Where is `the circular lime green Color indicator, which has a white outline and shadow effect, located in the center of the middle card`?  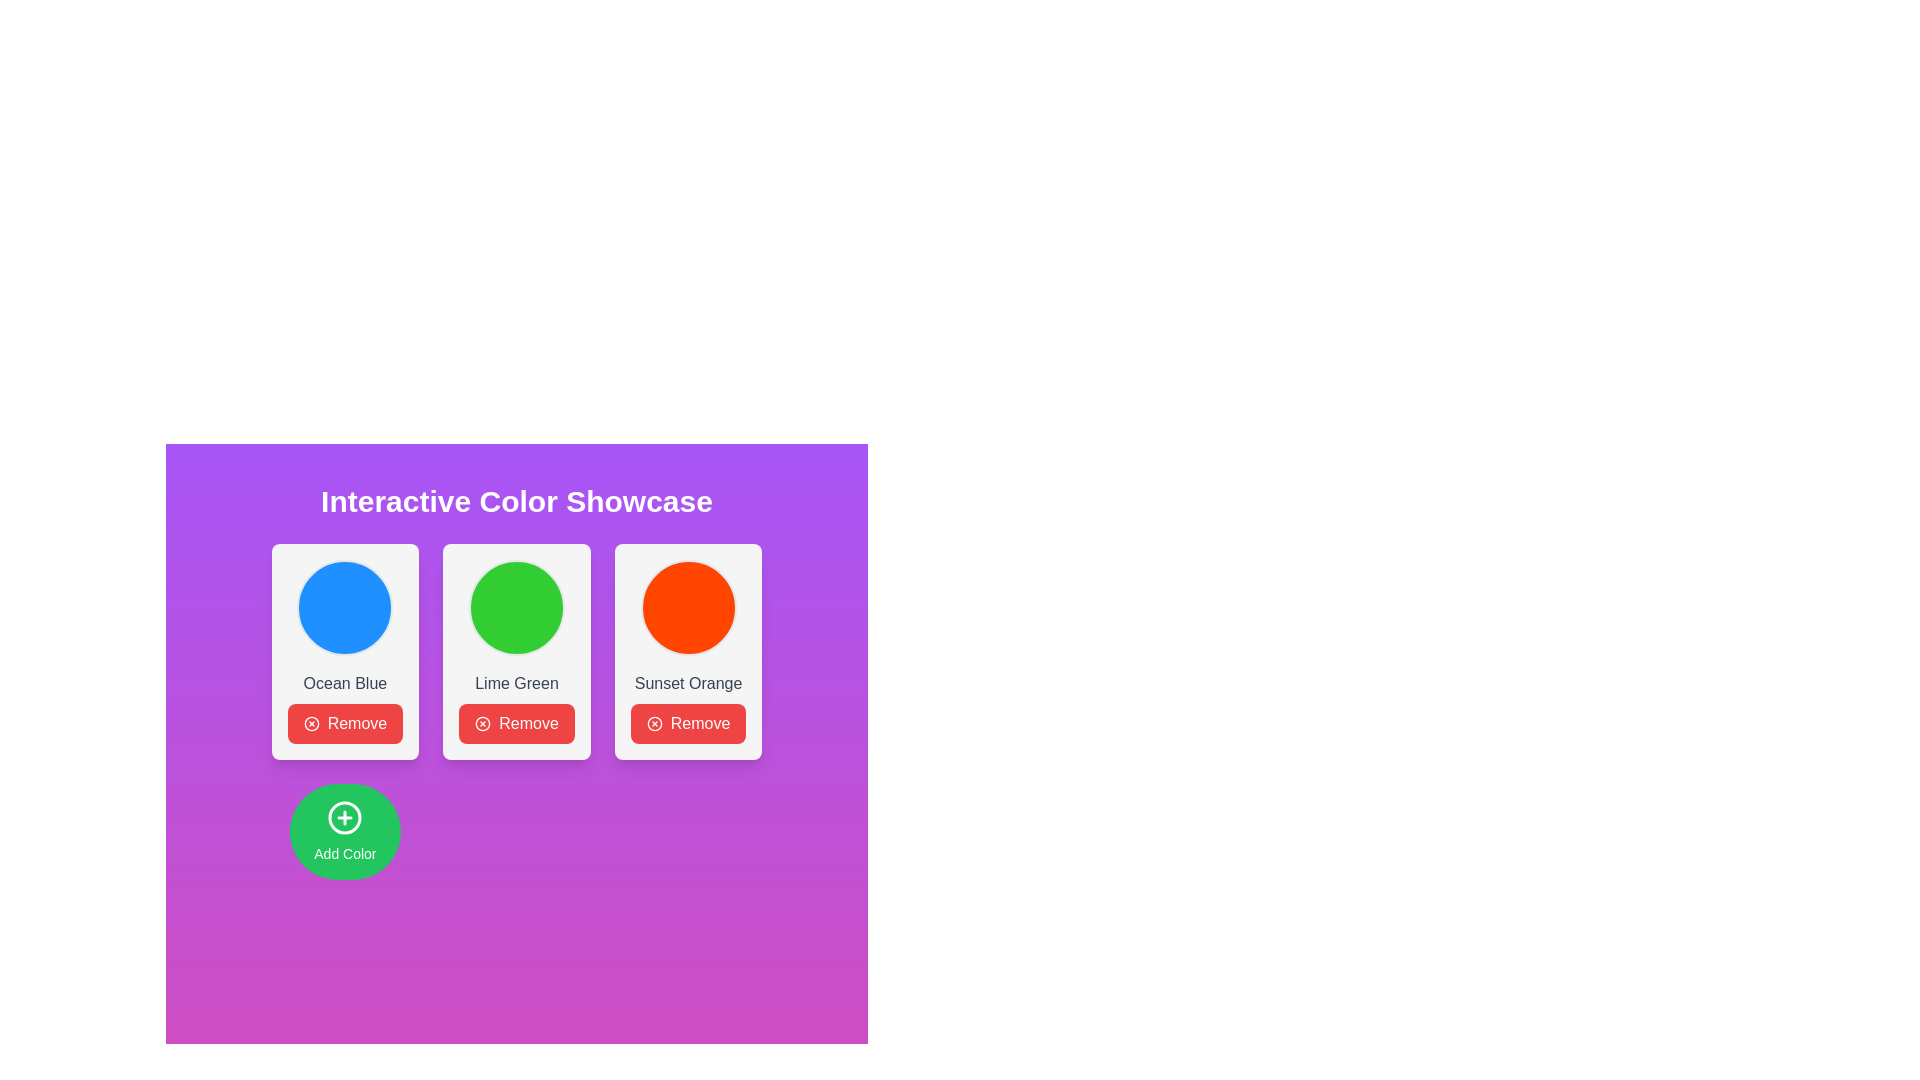
the circular lime green Color indicator, which has a white outline and shadow effect, located in the center of the middle card is located at coordinates (517, 607).